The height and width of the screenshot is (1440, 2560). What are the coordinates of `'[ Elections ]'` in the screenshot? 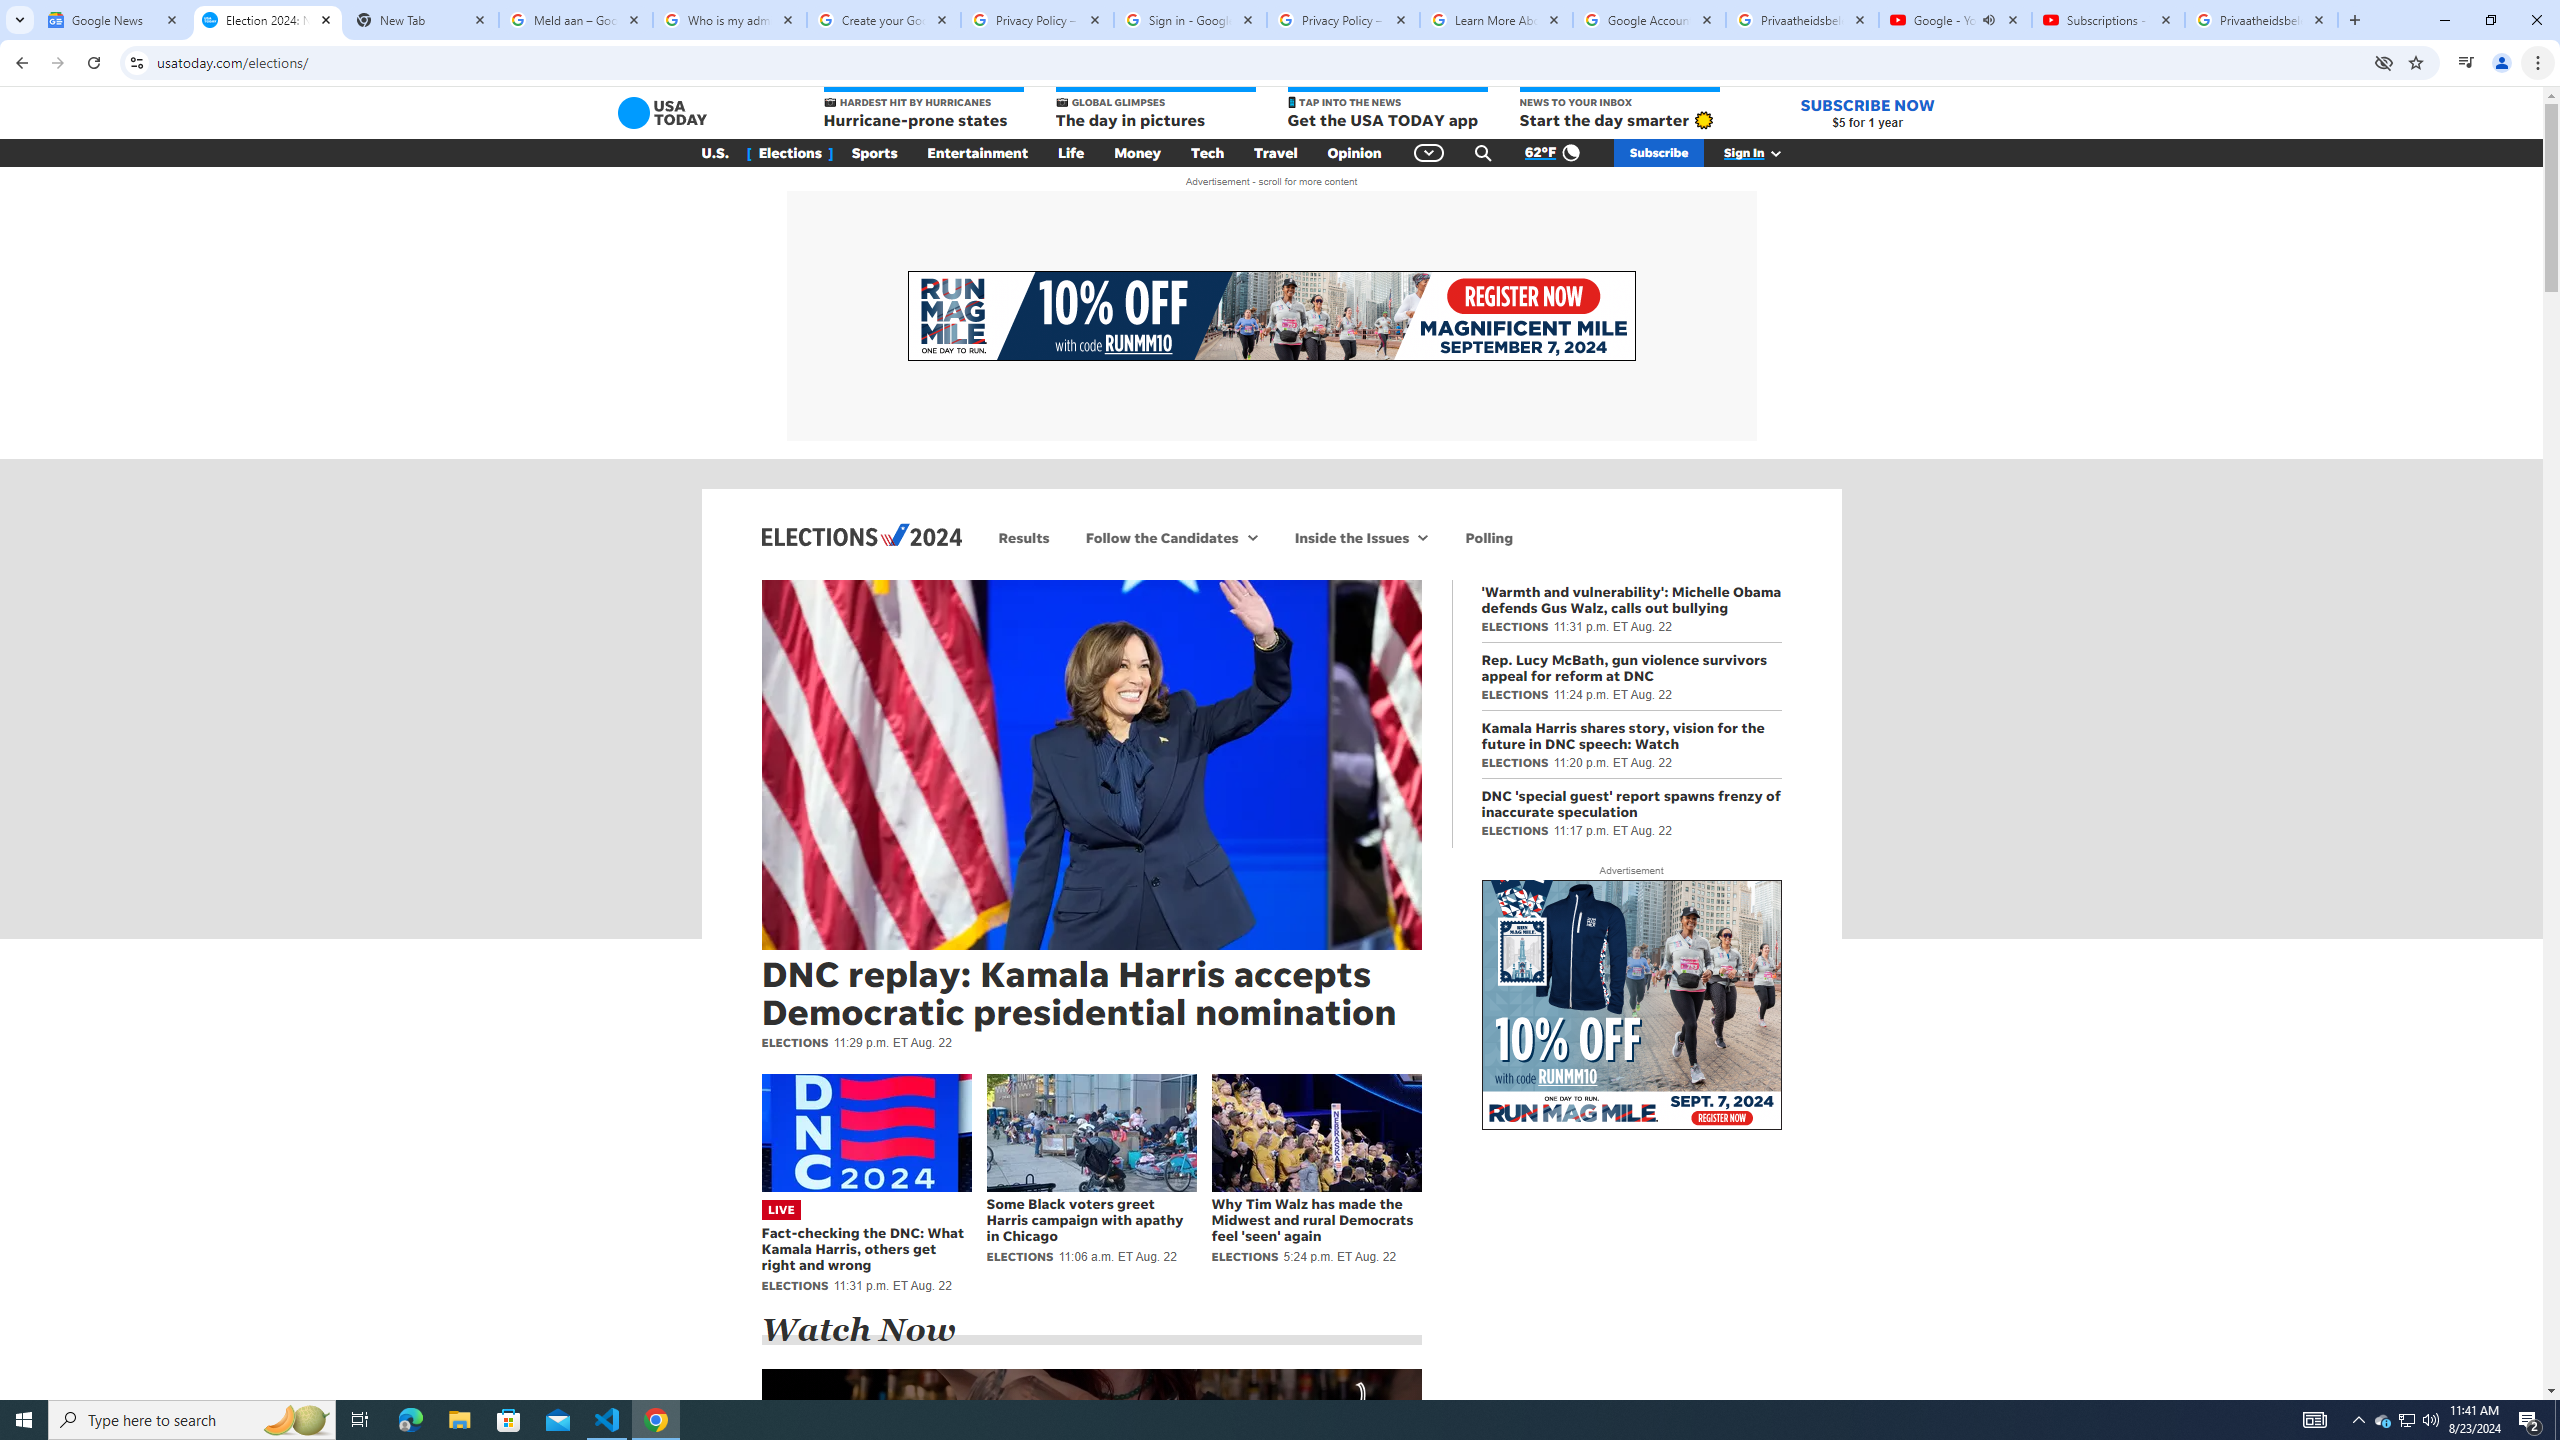 It's located at (788, 153).